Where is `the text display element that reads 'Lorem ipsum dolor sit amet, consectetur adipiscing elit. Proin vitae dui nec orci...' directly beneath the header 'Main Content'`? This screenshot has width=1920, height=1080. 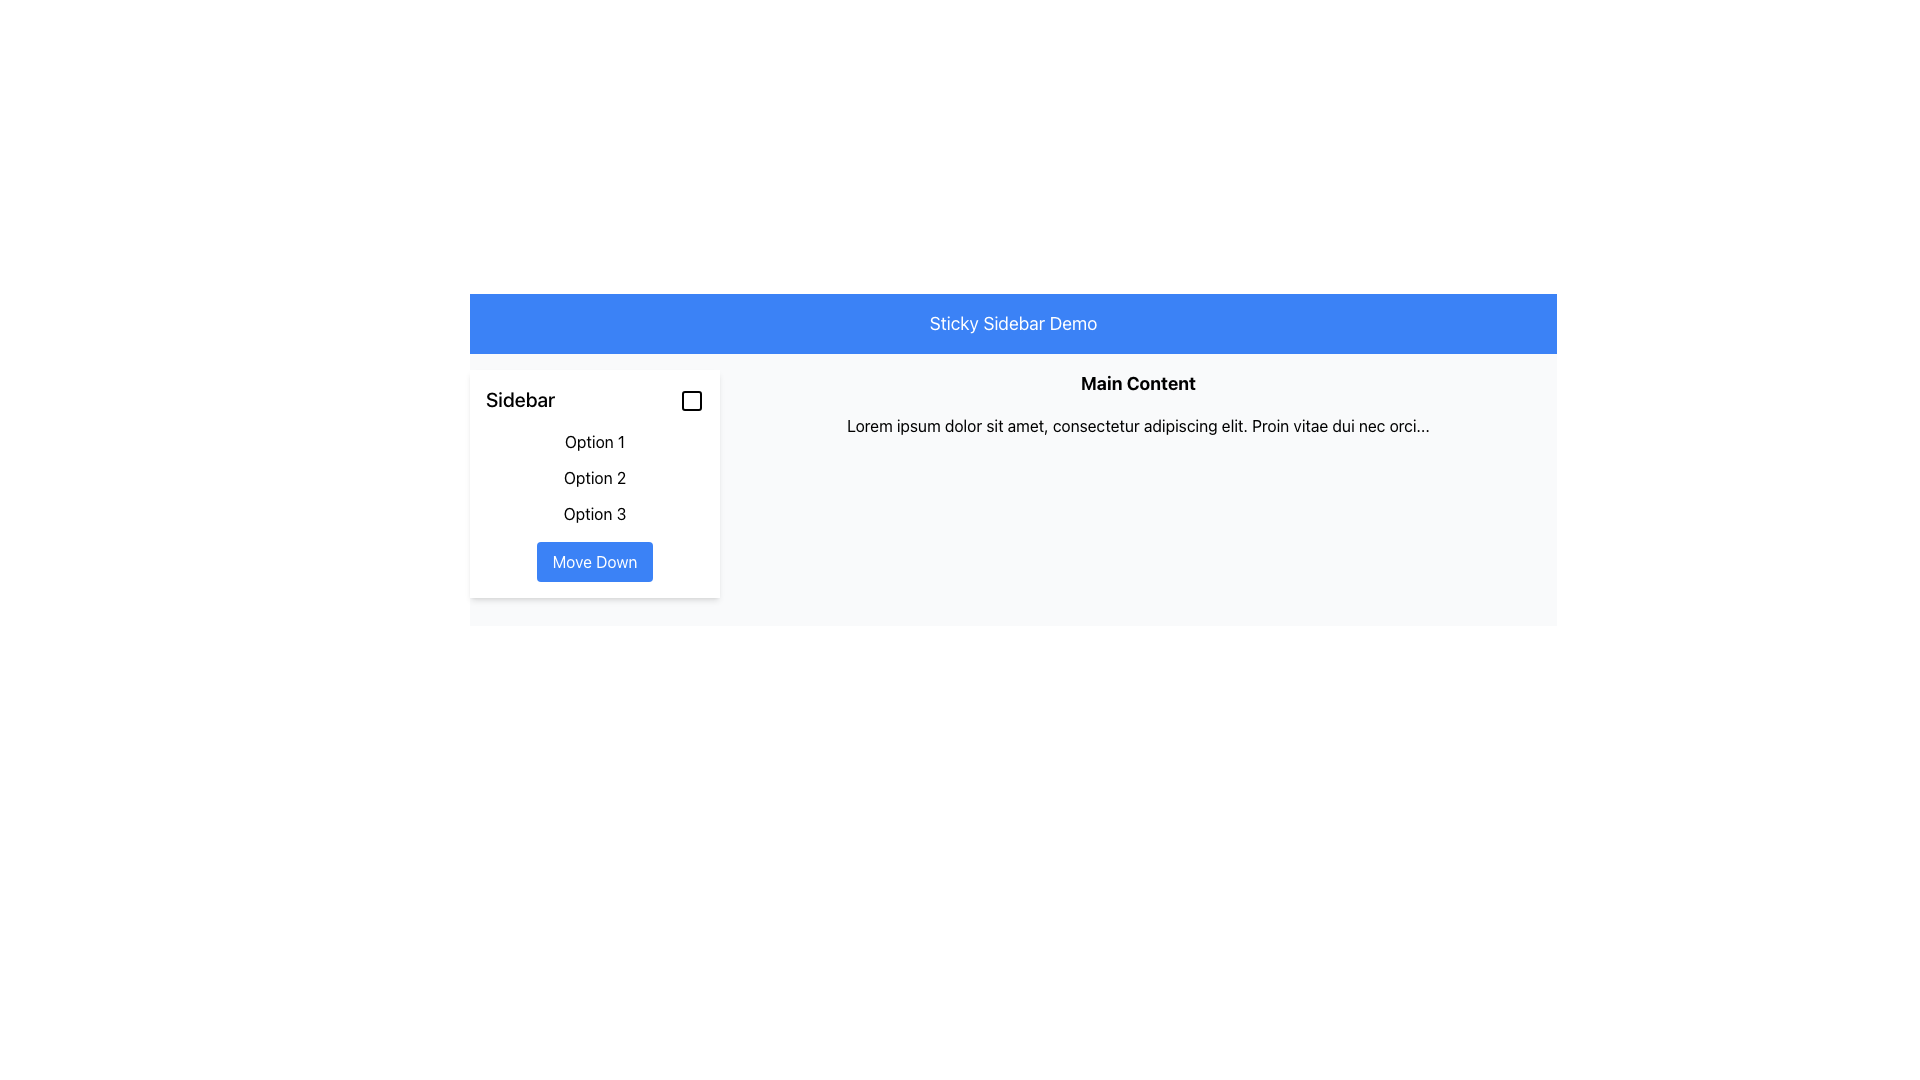
the text display element that reads 'Lorem ipsum dolor sit amet, consectetur adipiscing elit. Proin vitae dui nec orci...' directly beneath the header 'Main Content' is located at coordinates (1138, 424).